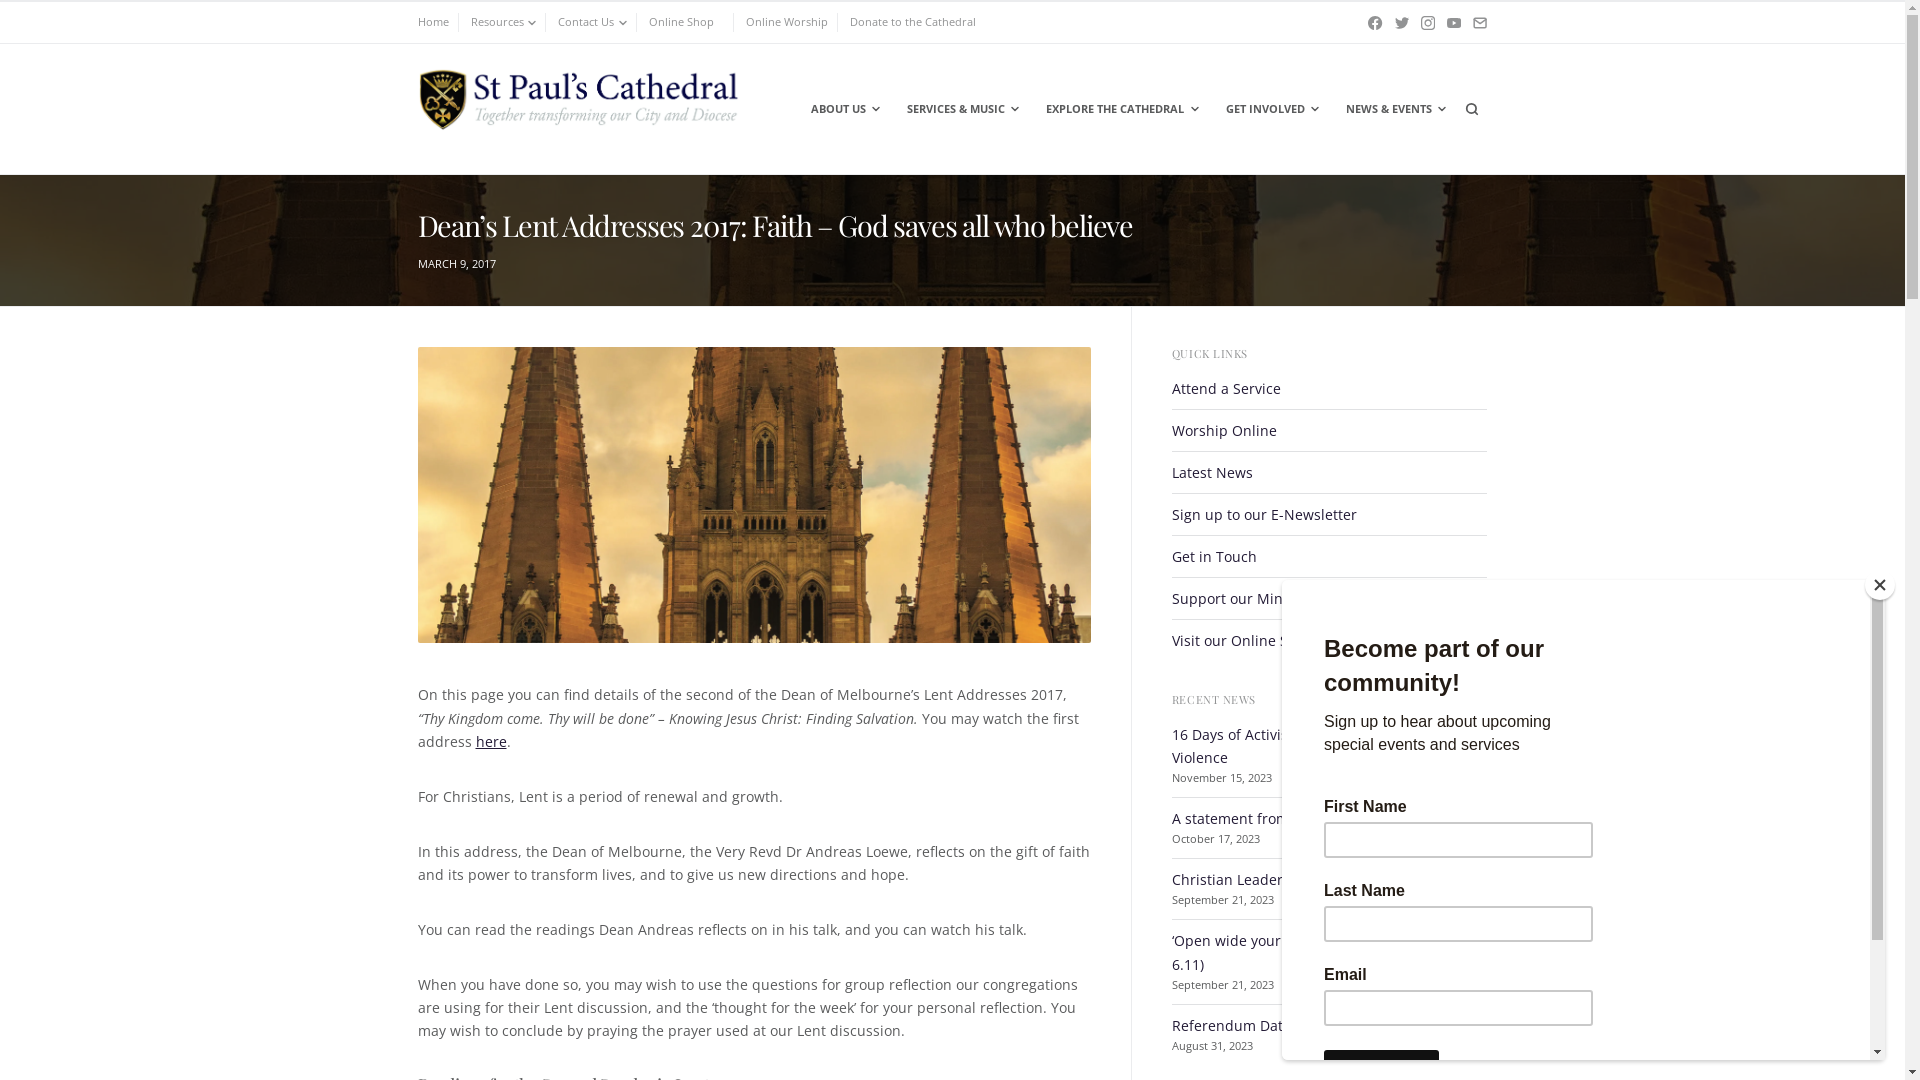 The height and width of the screenshot is (1080, 1920). What do you see at coordinates (416, 22) in the screenshot?
I see `'Home'` at bounding box center [416, 22].